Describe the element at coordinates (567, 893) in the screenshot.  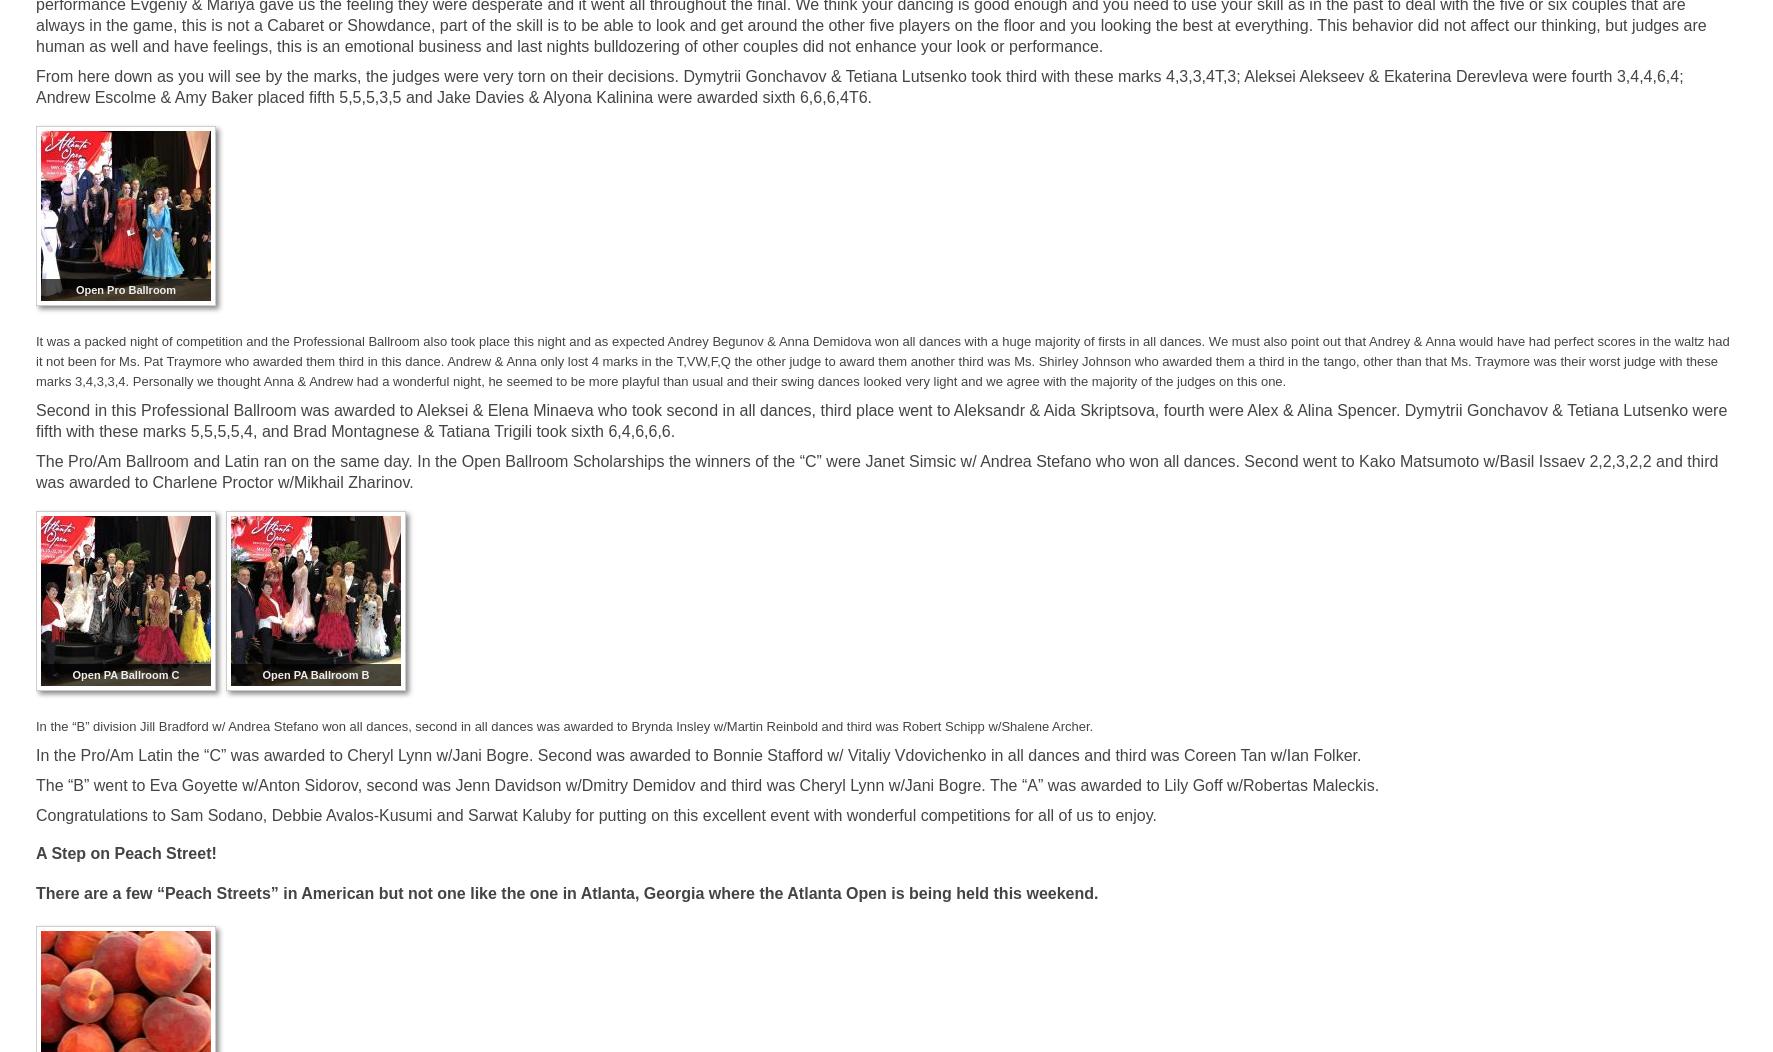
I see `'There are a few “Peach Streets” in American but not one like the one in Atlanta, Georgia where the Atlanta Open is being held this weekend.'` at that location.